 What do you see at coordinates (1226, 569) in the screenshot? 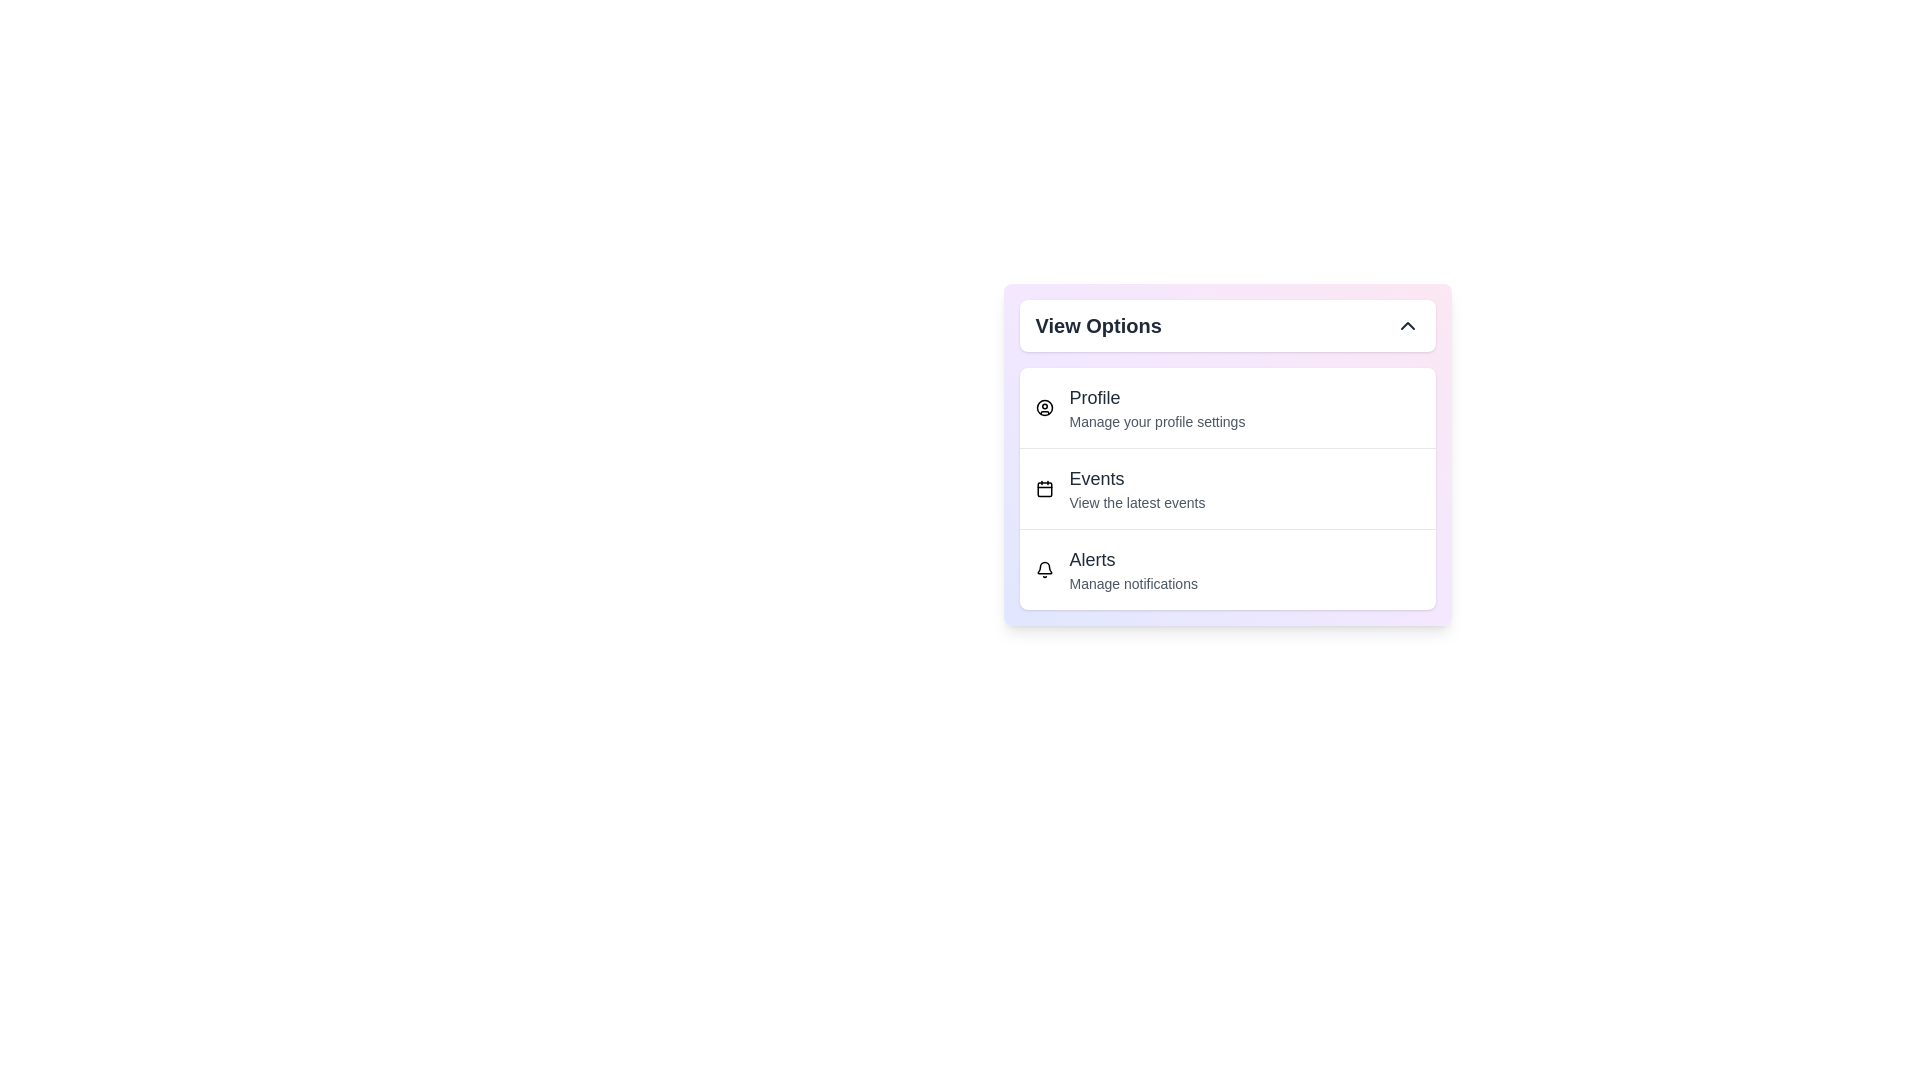
I see `the button labeled Alerts to observe visual changes` at bounding box center [1226, 569].